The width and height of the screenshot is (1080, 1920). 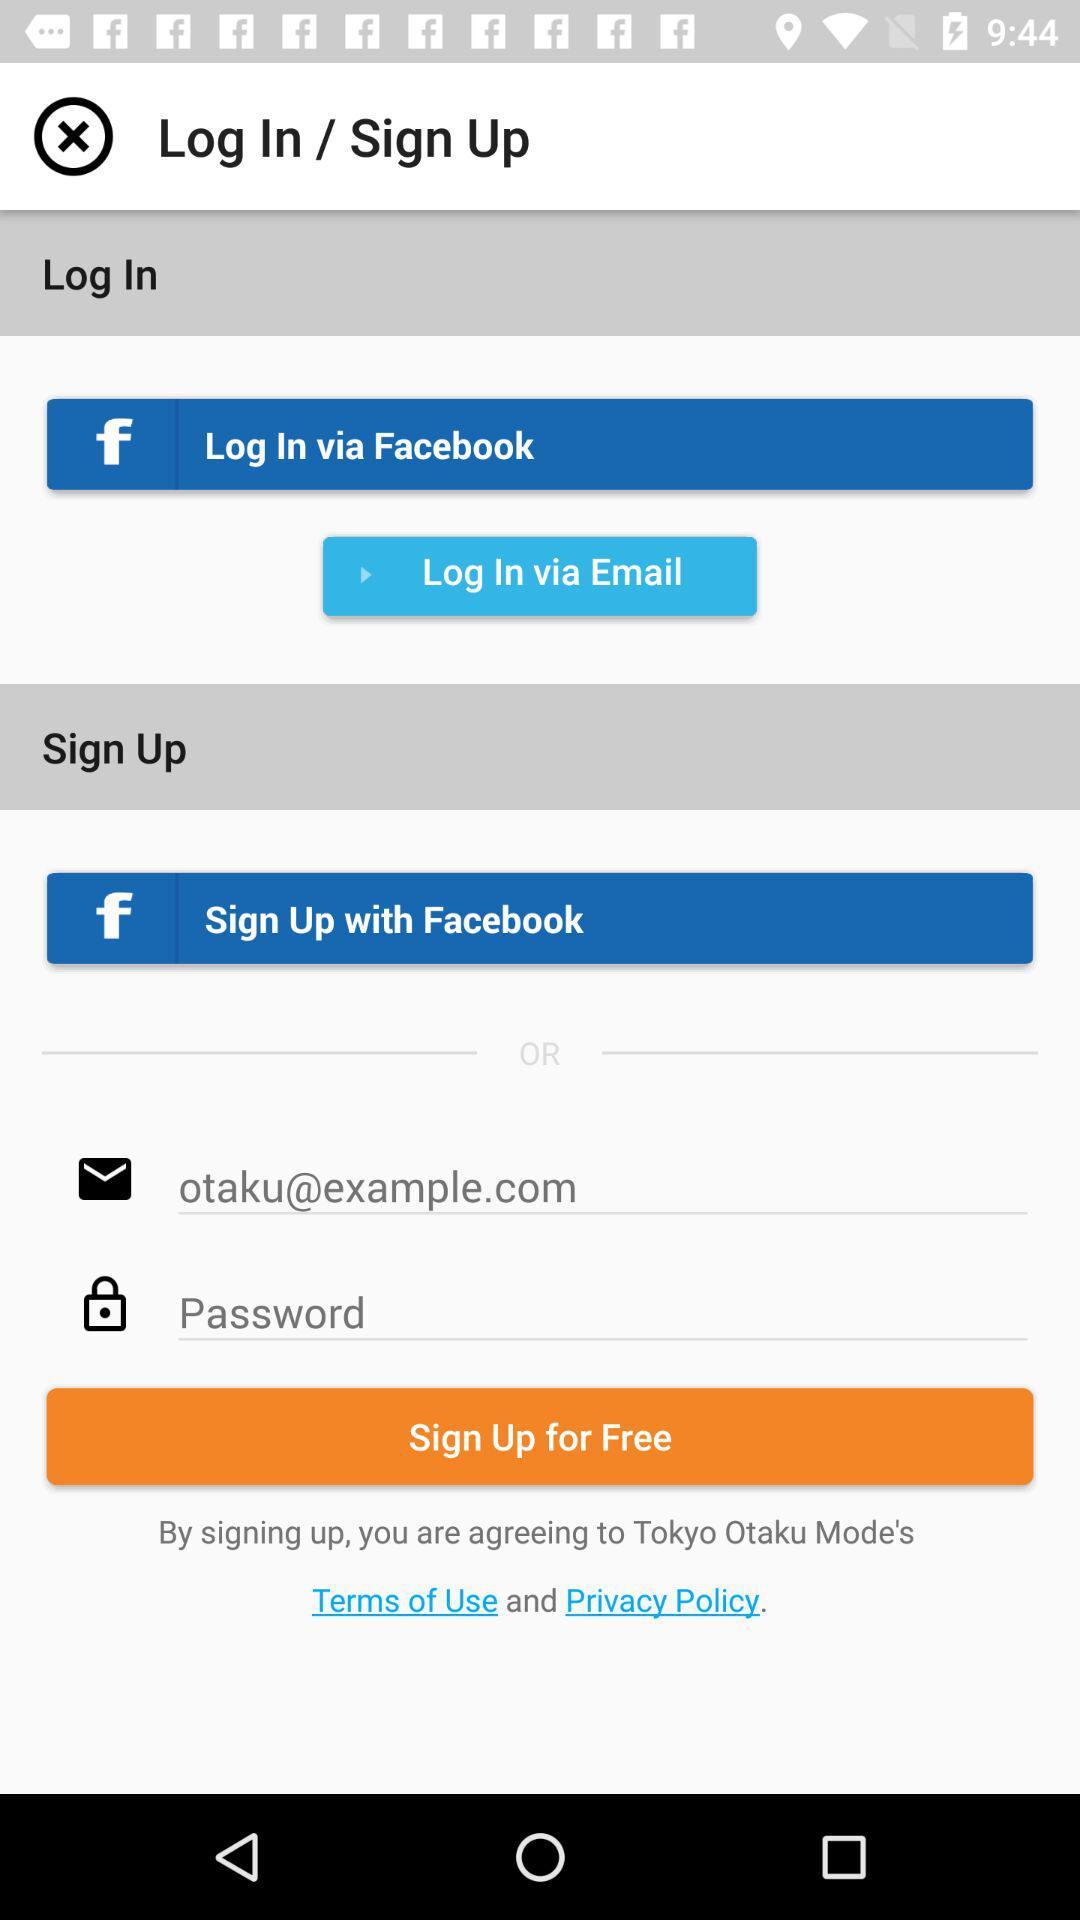 What do you see at coordinates (72, 135) in the screenshot?
I see `page` at bounding box center [72, 135].